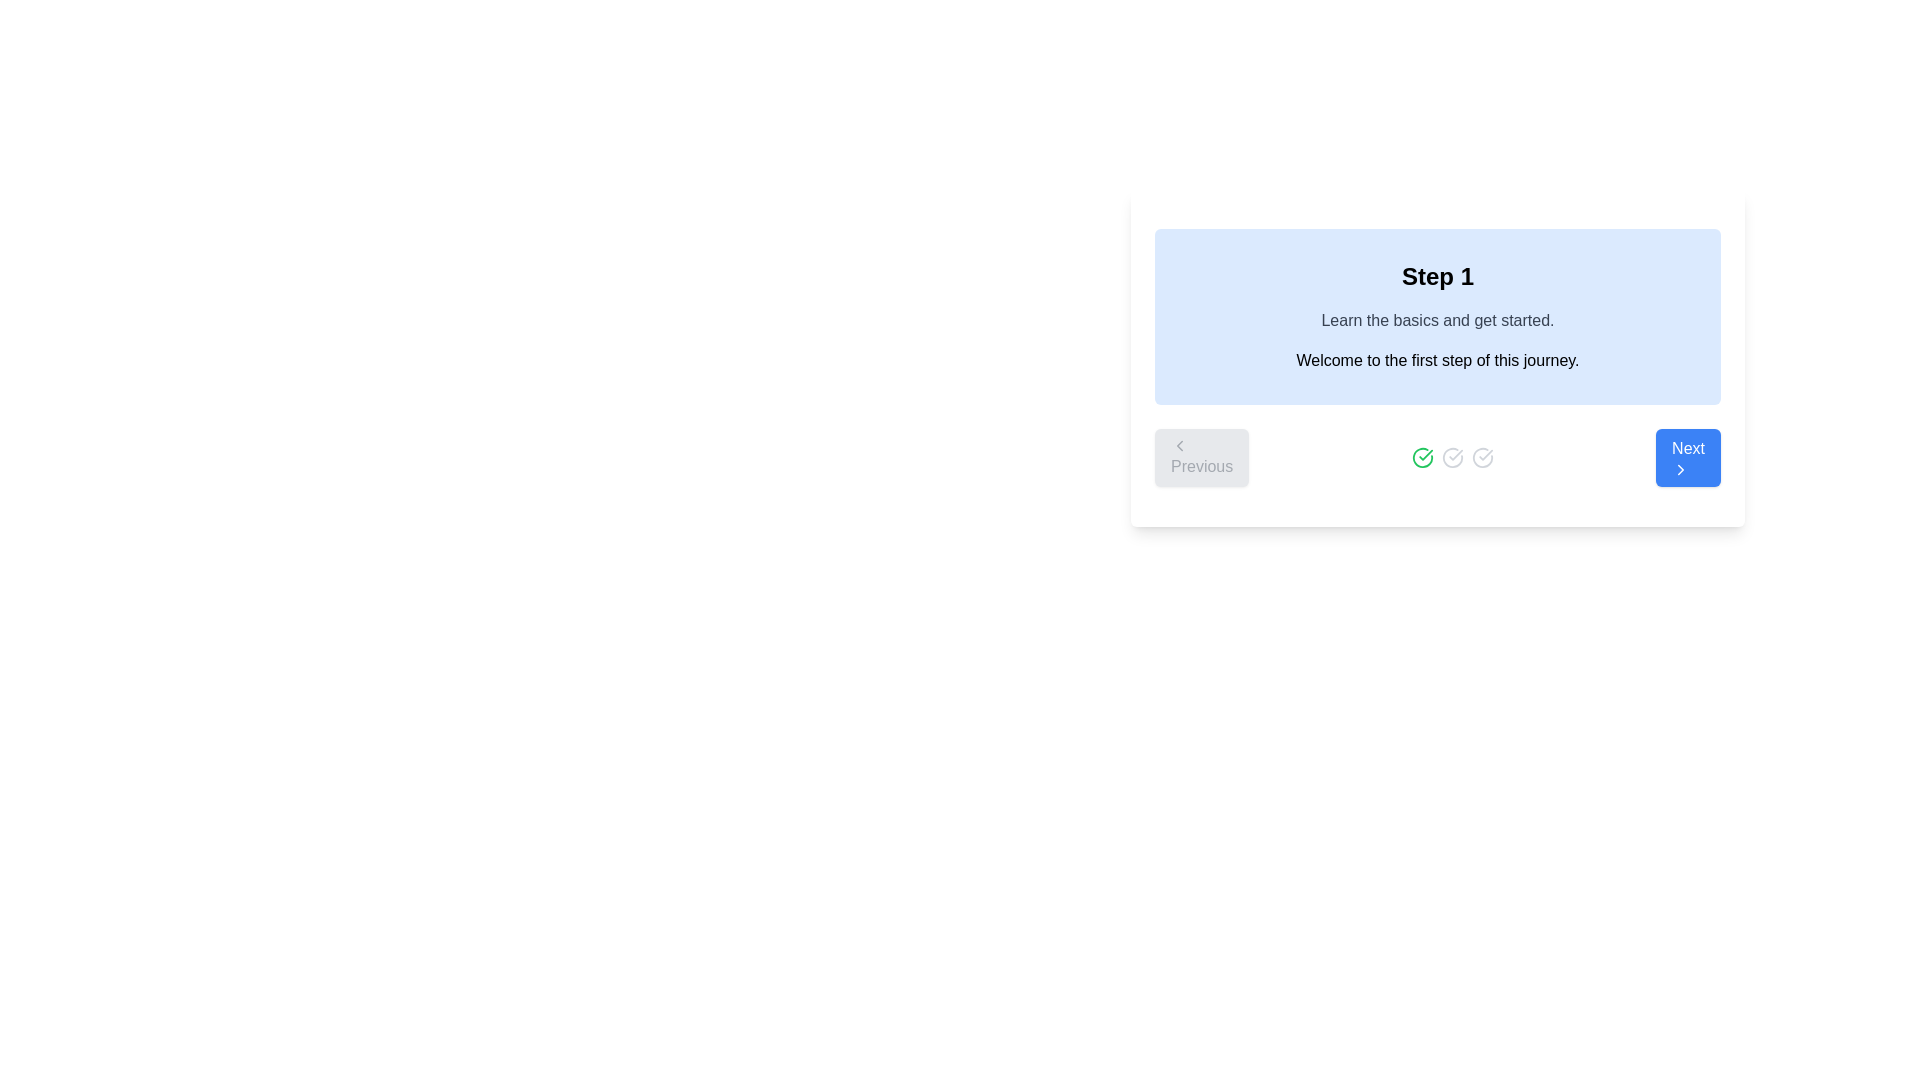 The image size is (1920, 1080). Describe the element at coordinates (1201, 458) in the screenshot. I see `the disabled 'Previous' button located at the bottom left of the interface, which is part of a multi-step process` at that location.